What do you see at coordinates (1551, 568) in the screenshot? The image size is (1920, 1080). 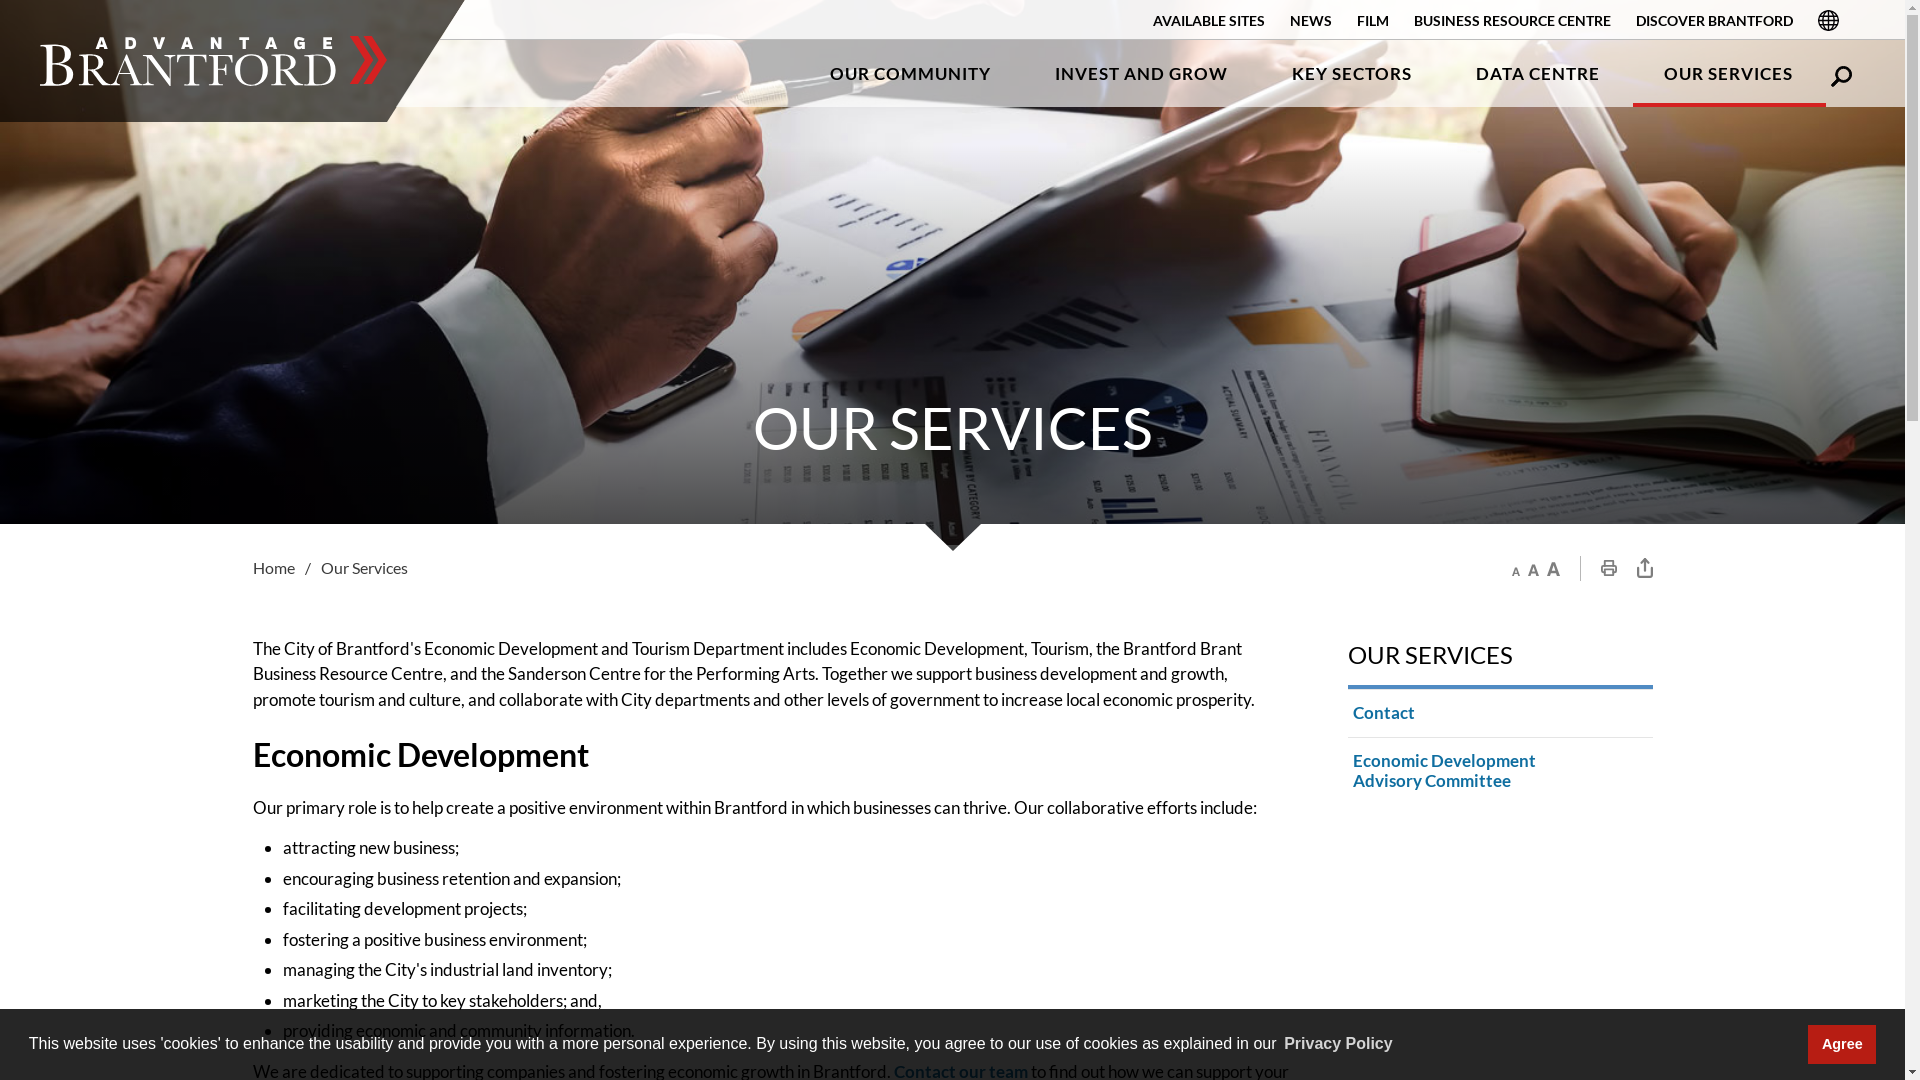 I see `'Increase text size'` at bounding box center [1551, 568].